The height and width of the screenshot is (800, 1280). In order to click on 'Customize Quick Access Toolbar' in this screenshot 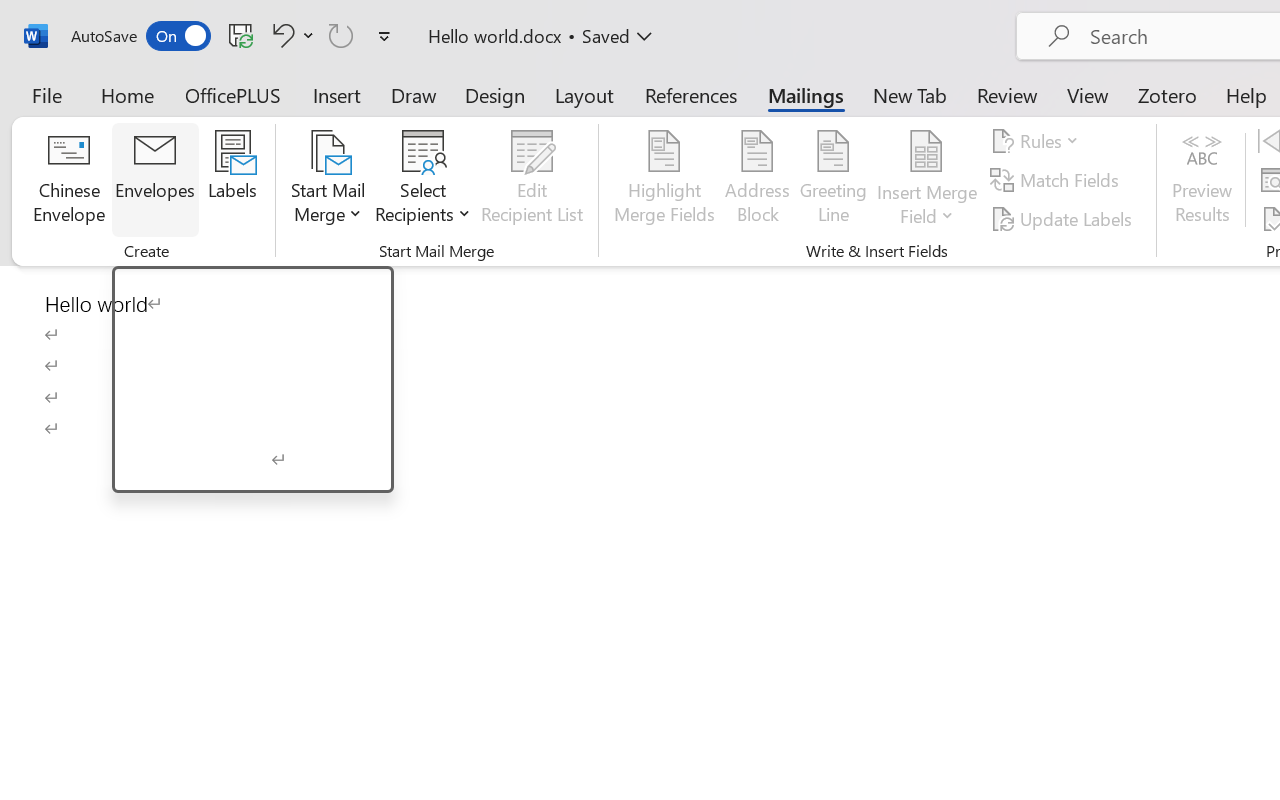, I will do `click(384, 35)`.